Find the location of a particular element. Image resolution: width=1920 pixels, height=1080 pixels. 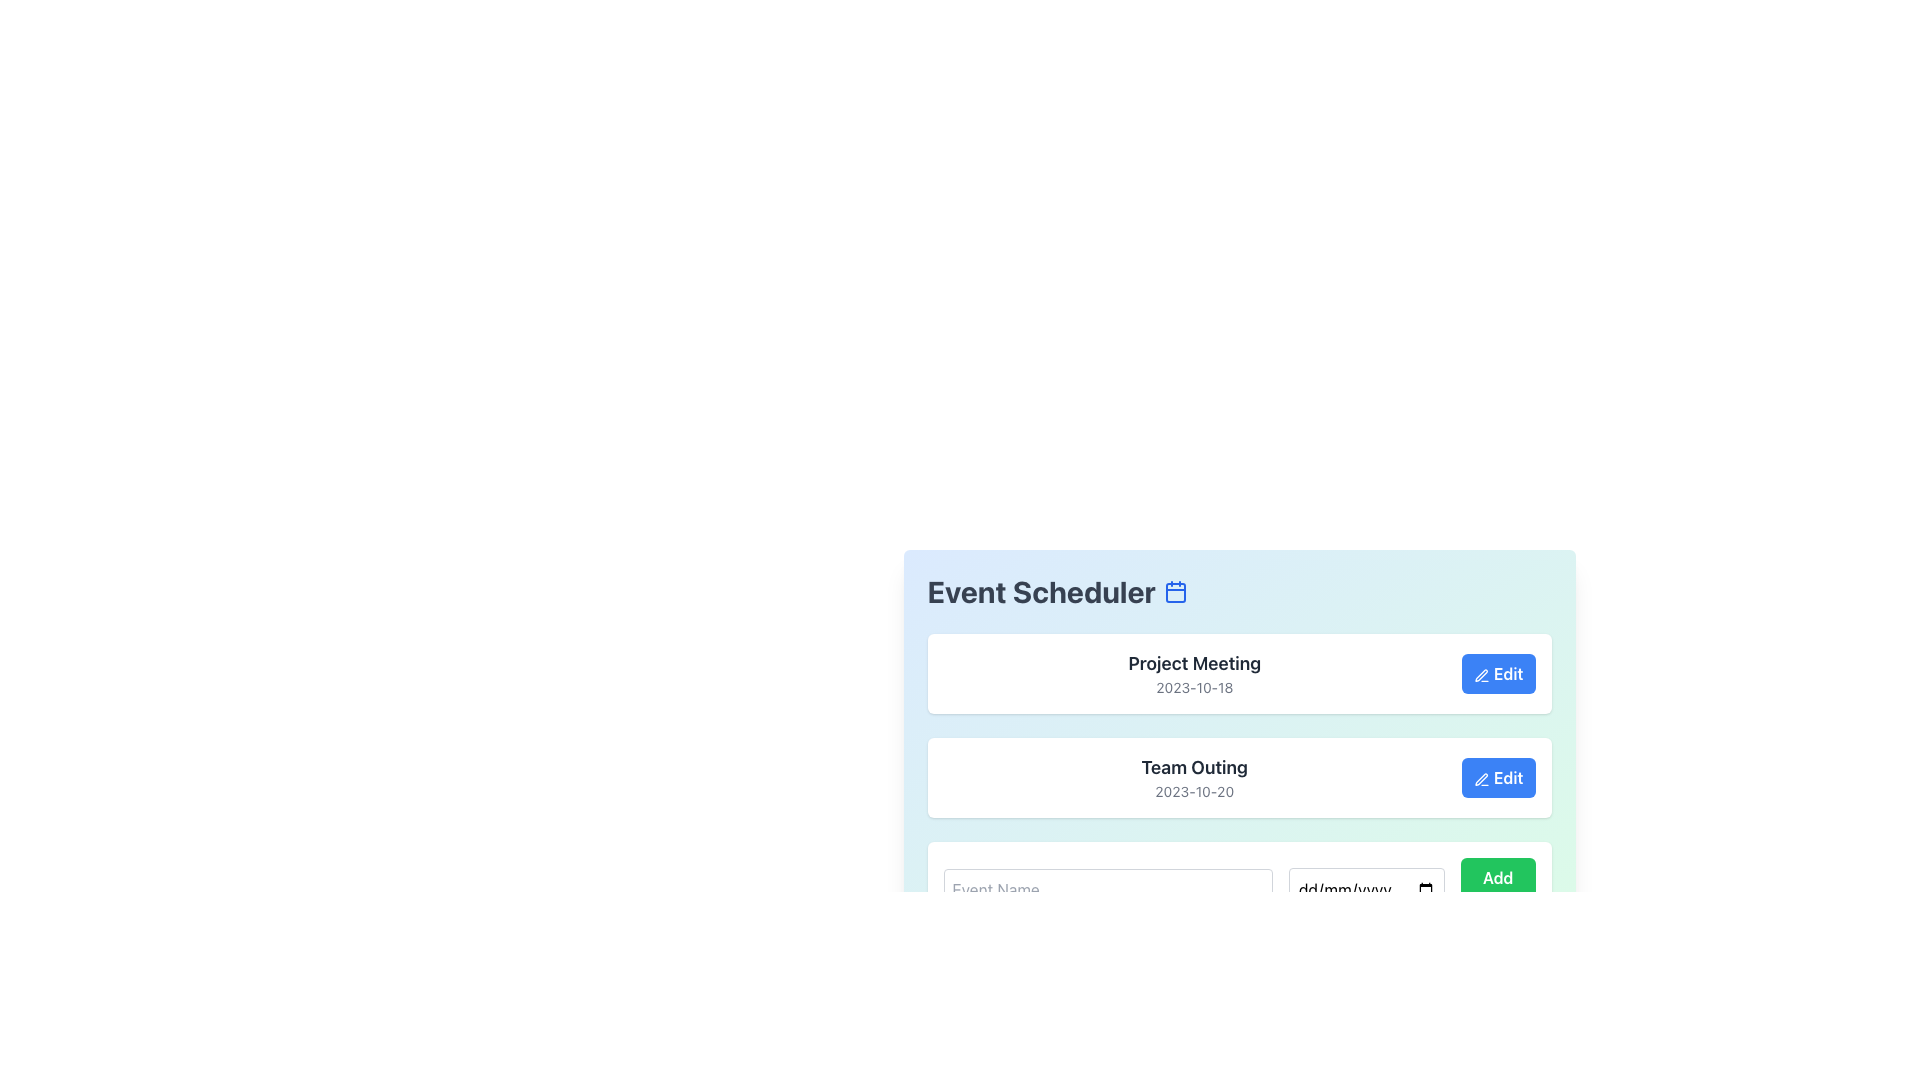

decorative graphical component of the calendar icon located in the top-right region of the interface near the 'Event Scheduler' header for style or structure is located at coordinates (1176, 592).